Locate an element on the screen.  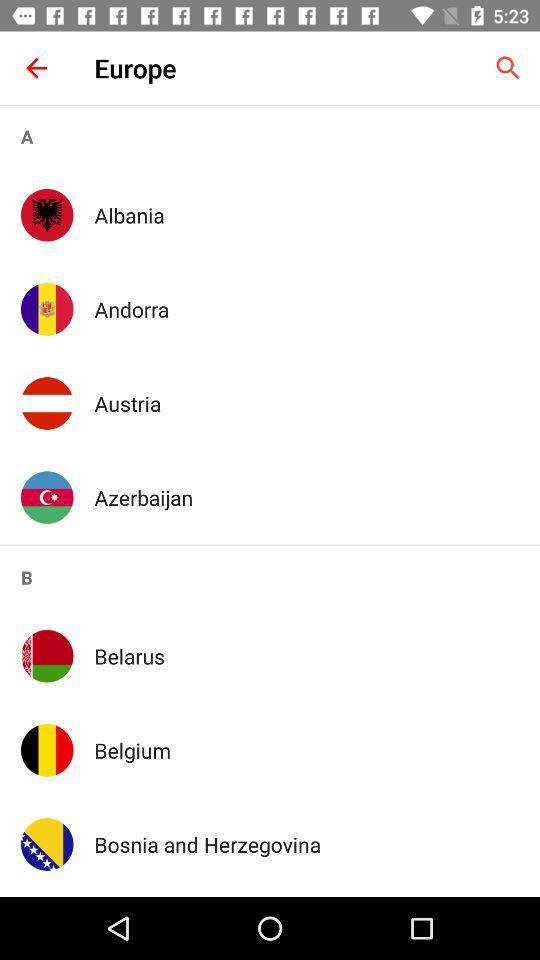
the belgium is located at coordinates (306, 749).